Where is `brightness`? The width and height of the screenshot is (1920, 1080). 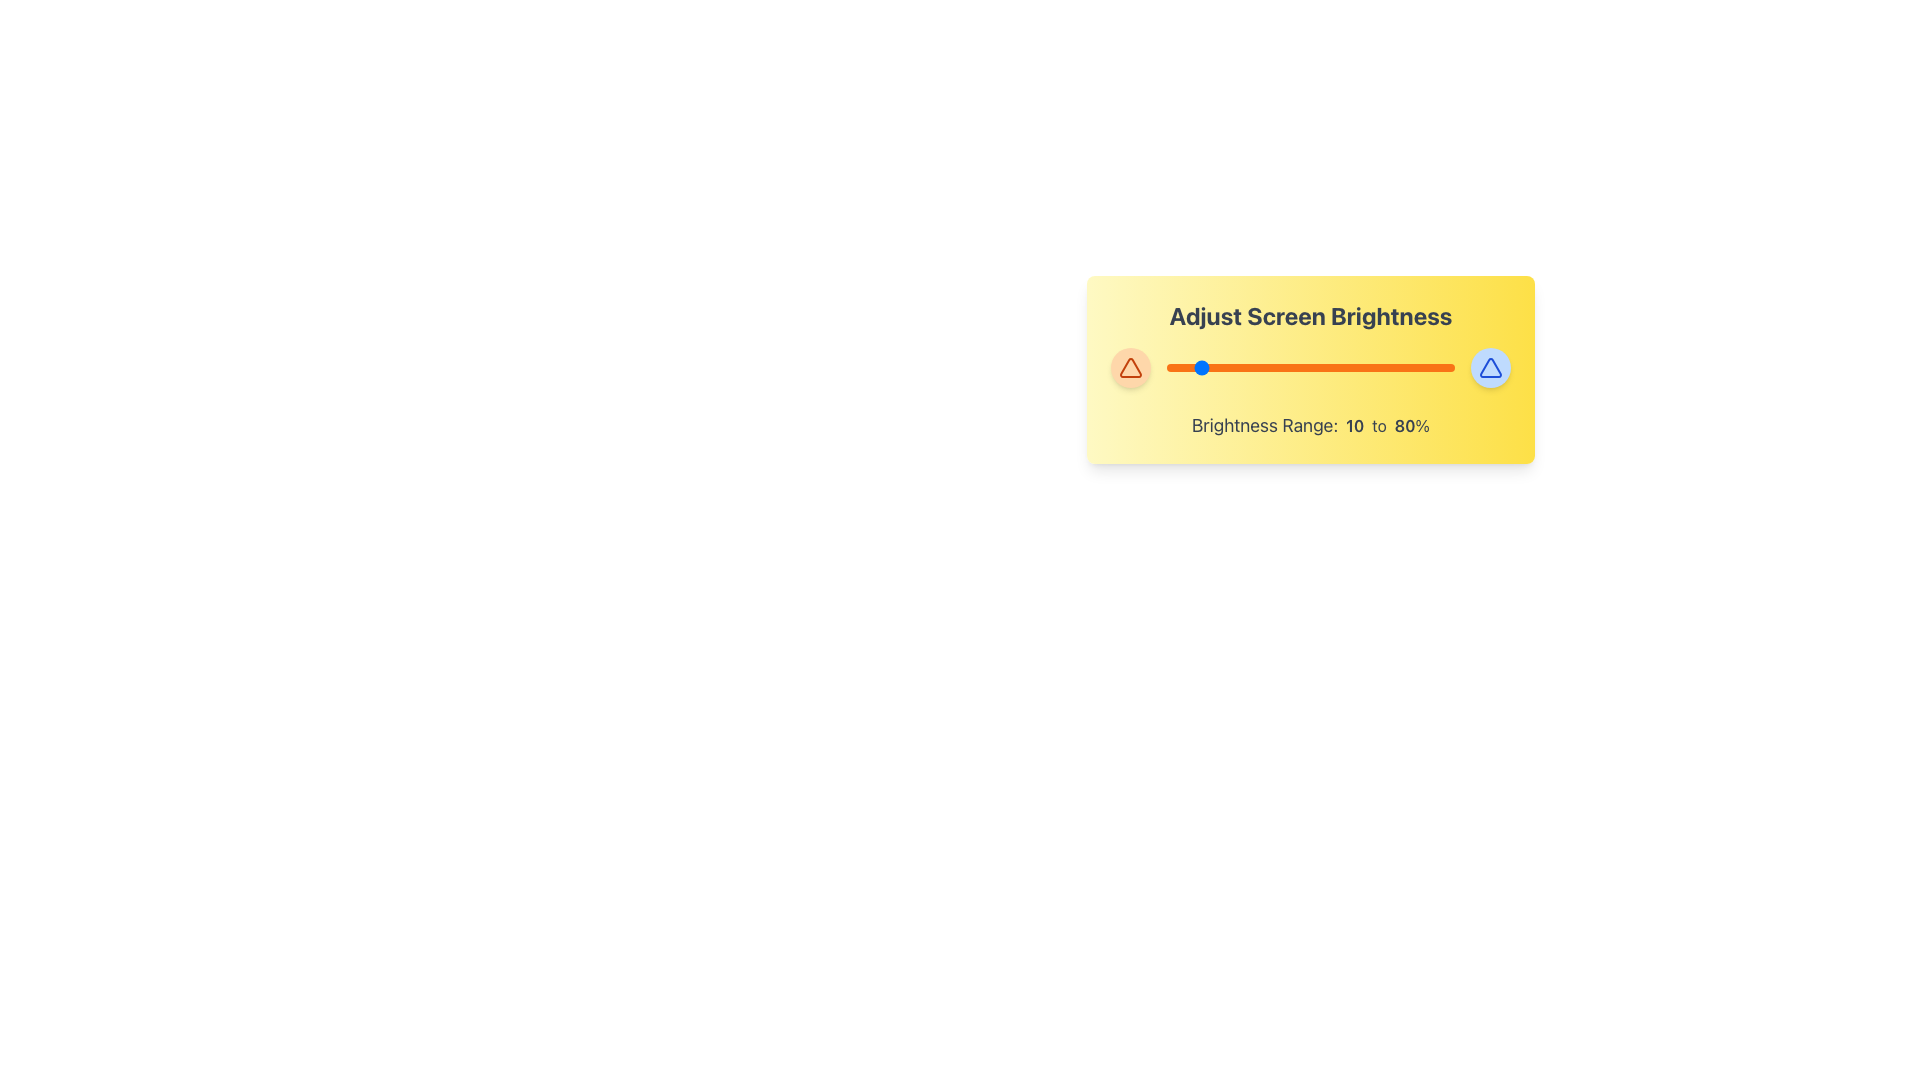 brightness is located at coordinates (1392, 367).